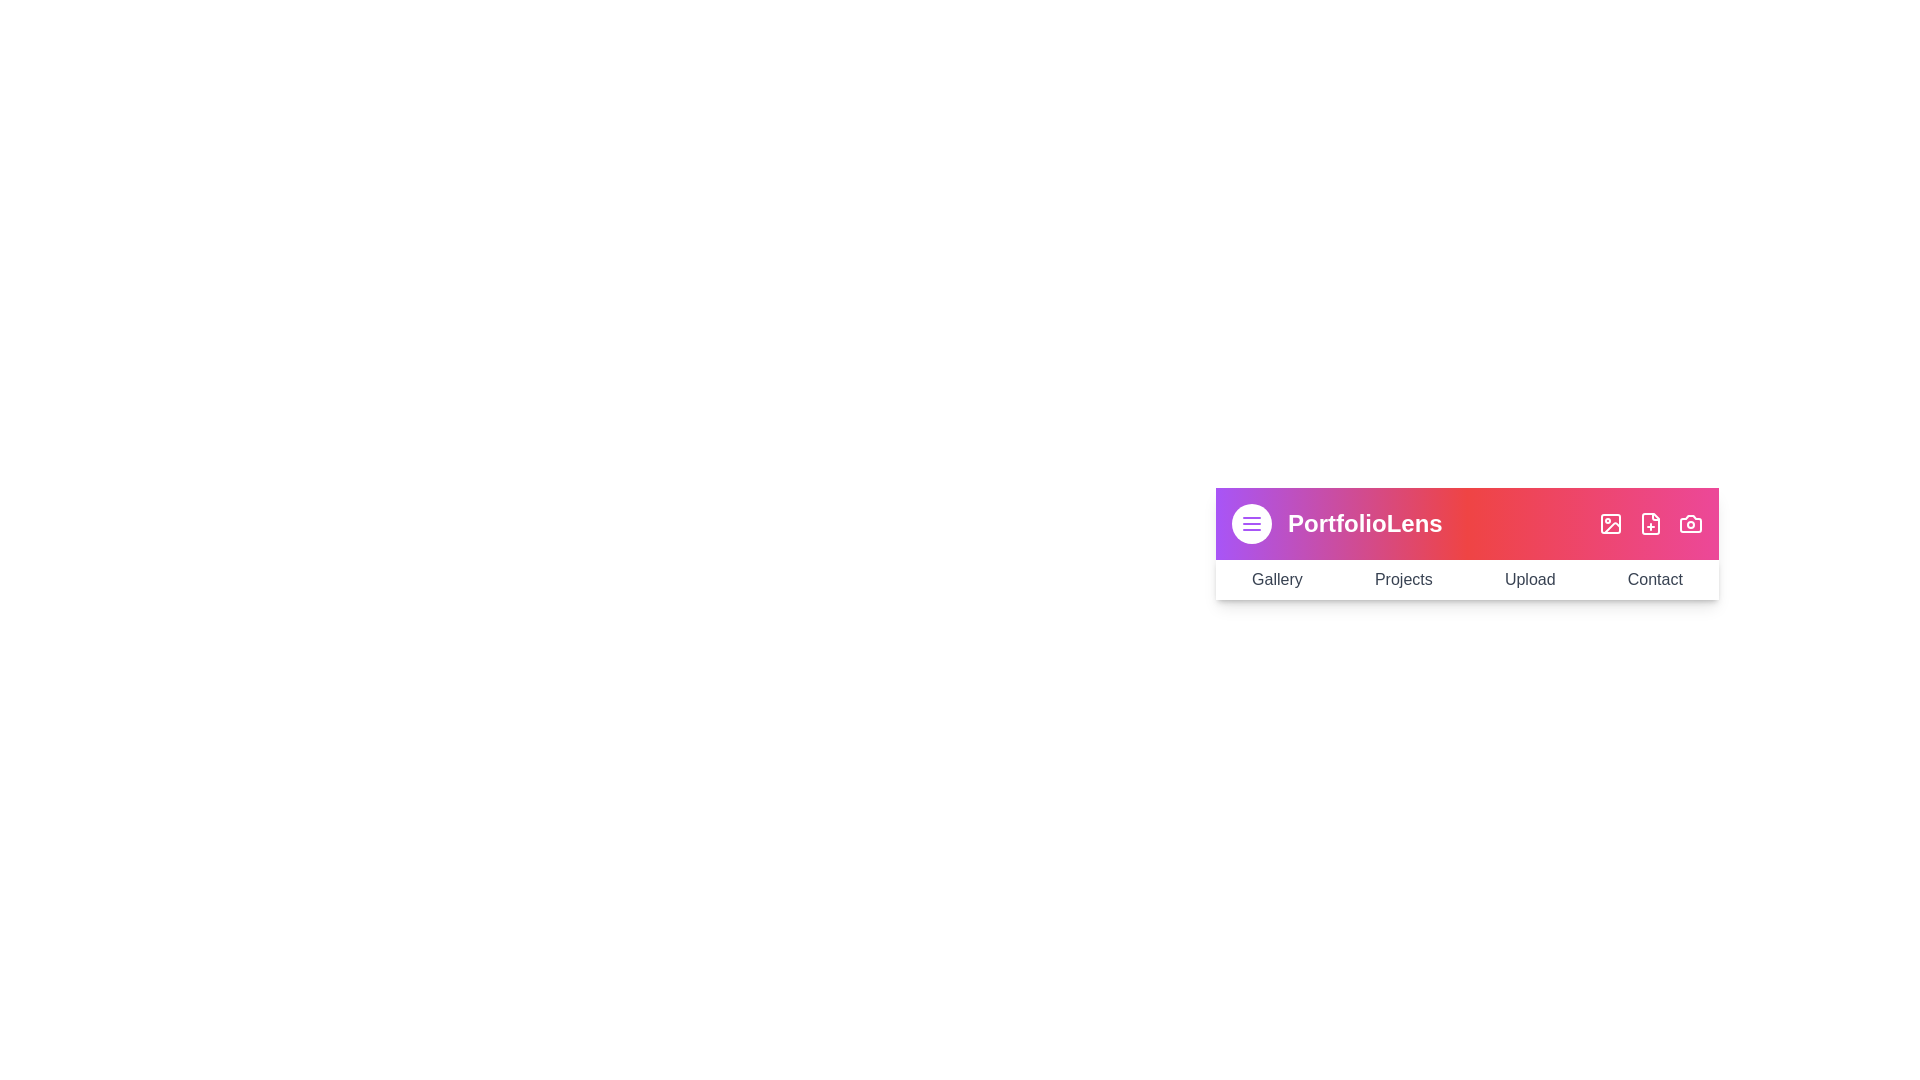  Describe the element at coordinates (1363, 523) in the screenshot. I see `the title text 'PortfolioLens' to focus on it` at that location.